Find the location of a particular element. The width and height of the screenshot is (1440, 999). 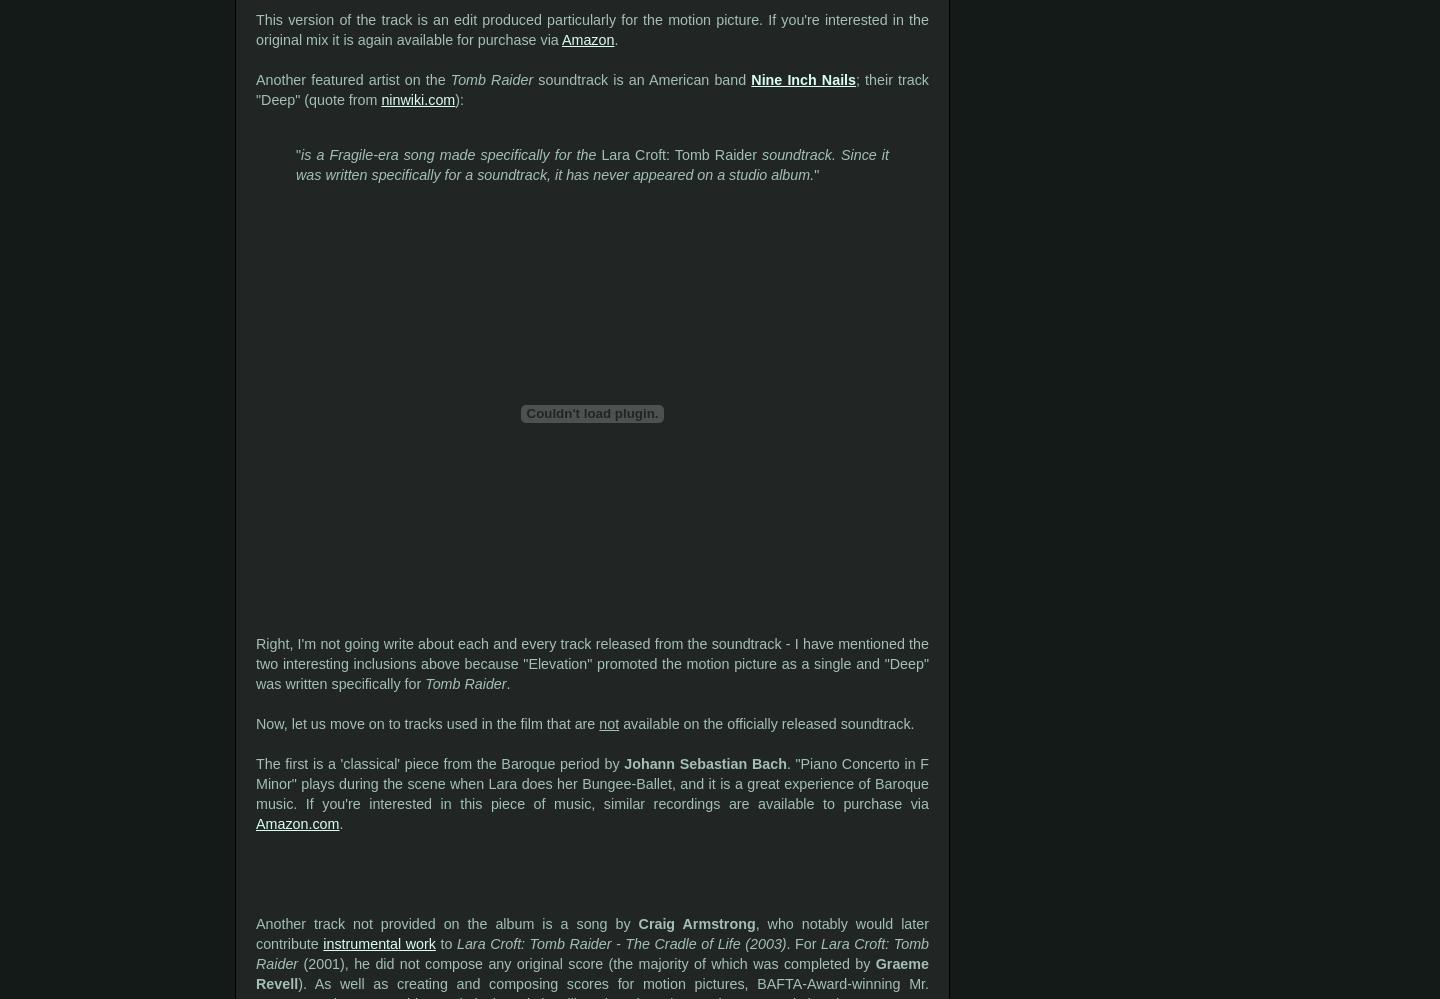

'Johann Sebastian Bach' is located at coordinates (622, 763).